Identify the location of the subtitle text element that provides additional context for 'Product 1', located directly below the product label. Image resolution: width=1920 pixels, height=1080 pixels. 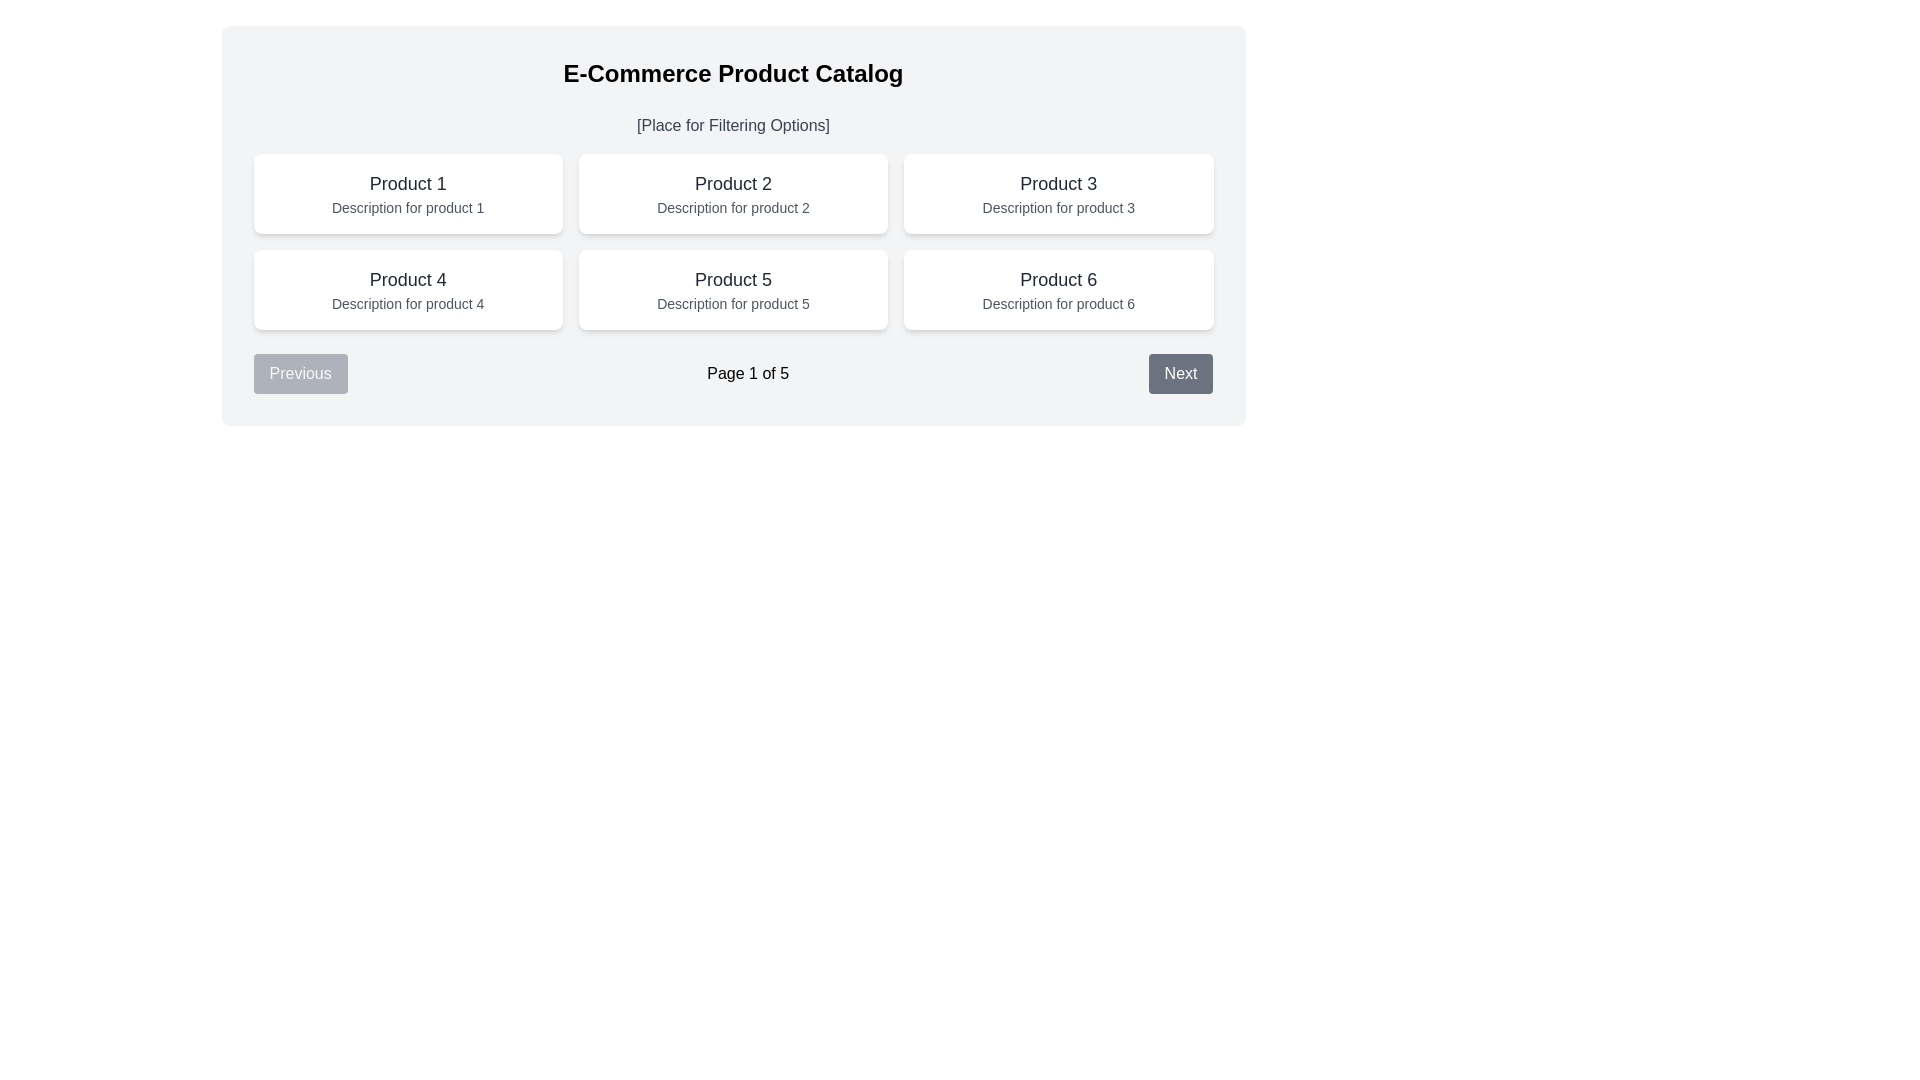
(407, 208).